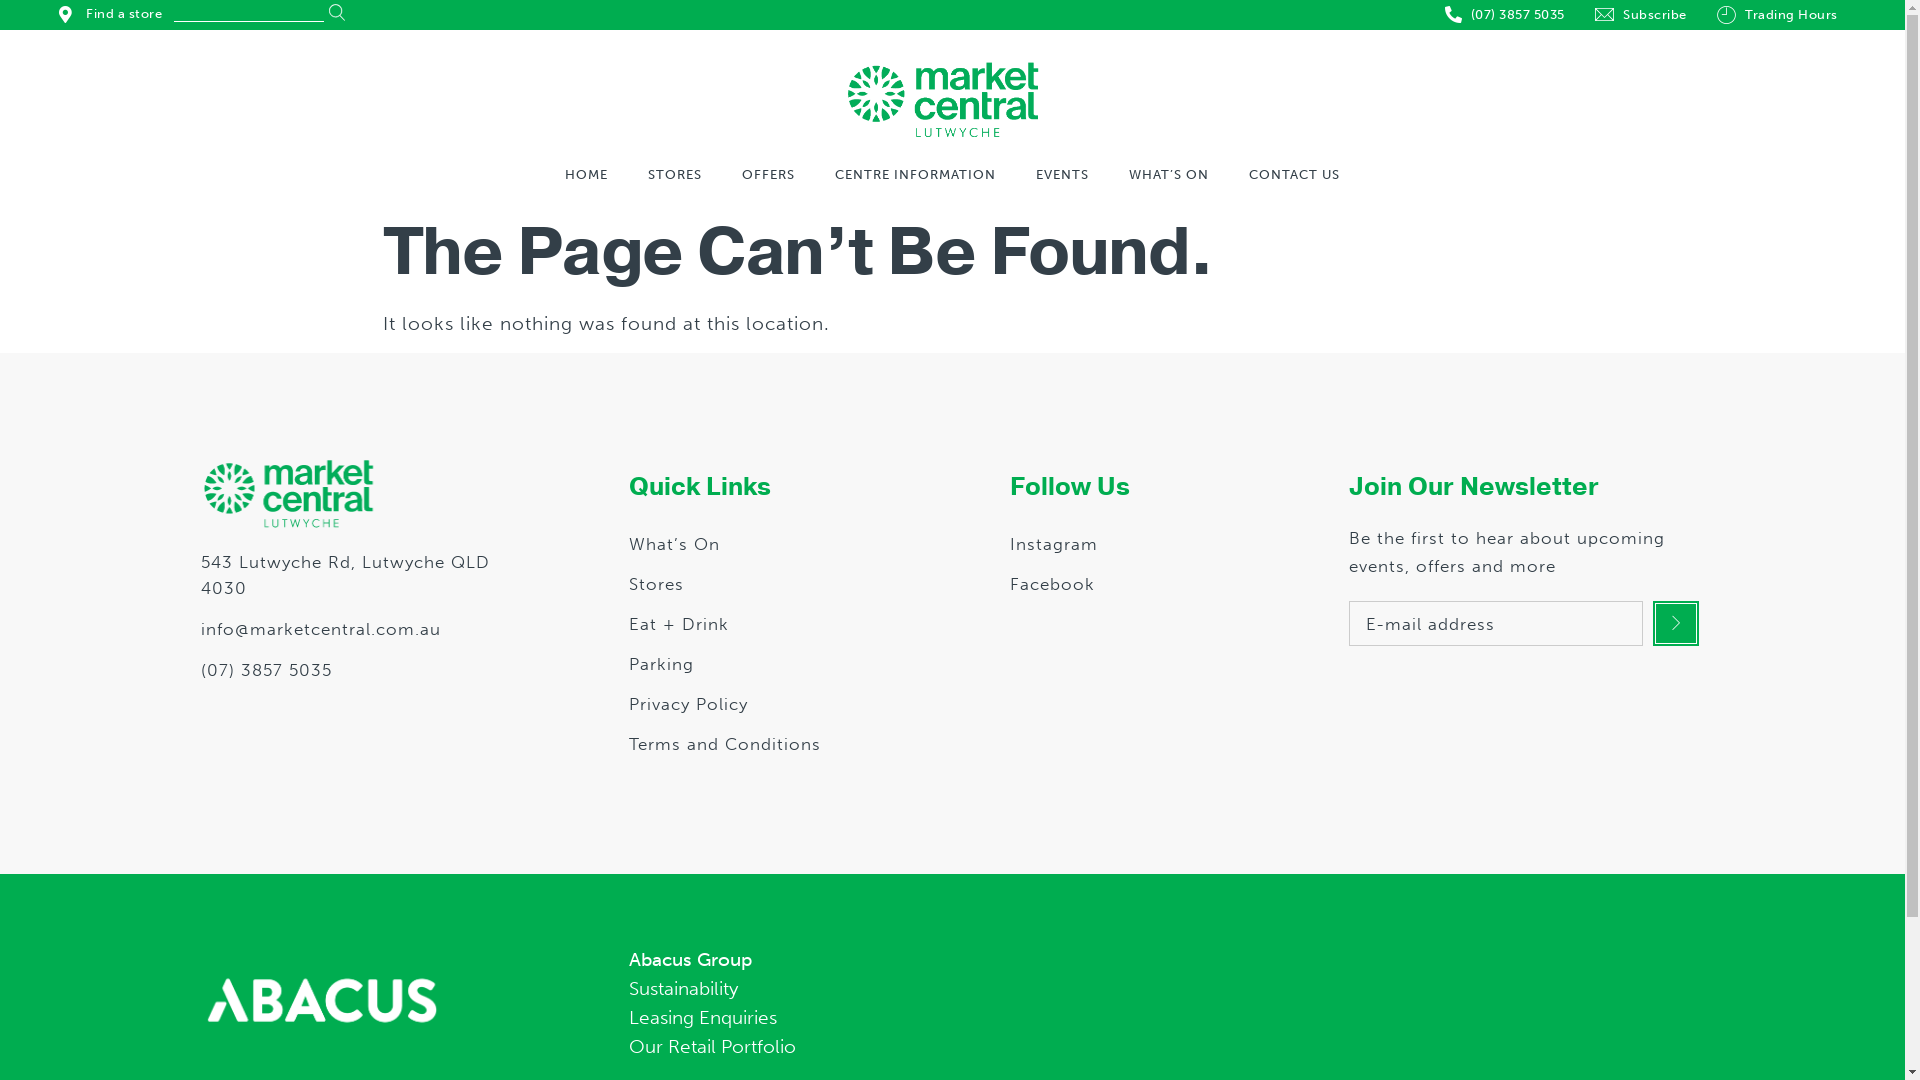 The height and width of the screenshot is (1080, 1920). I want to click on 'Privacy Policy', so click(688, 703).